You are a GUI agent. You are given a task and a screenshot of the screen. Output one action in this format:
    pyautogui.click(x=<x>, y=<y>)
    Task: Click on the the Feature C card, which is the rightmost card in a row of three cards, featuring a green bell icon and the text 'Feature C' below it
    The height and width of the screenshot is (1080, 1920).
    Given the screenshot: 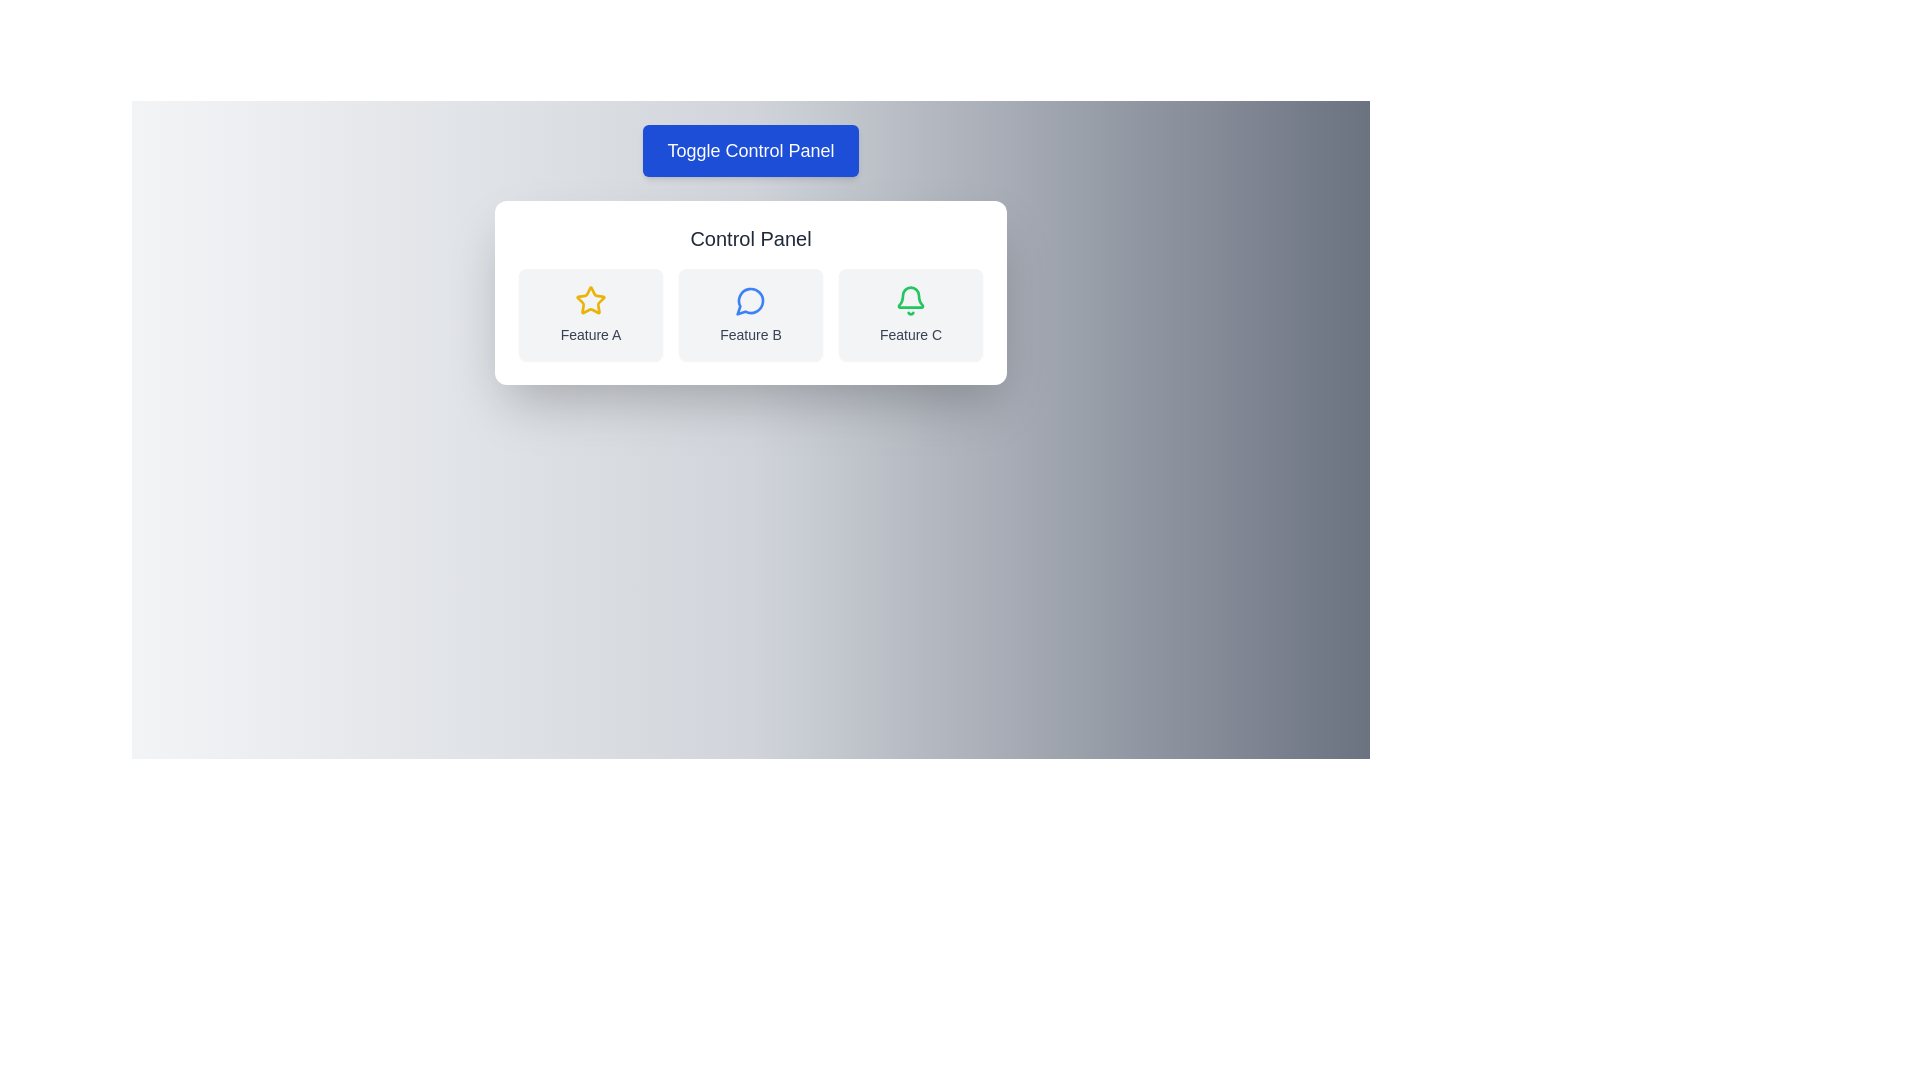 What is the action you would take?
    pyautogui.click(x=910, y=315)
    